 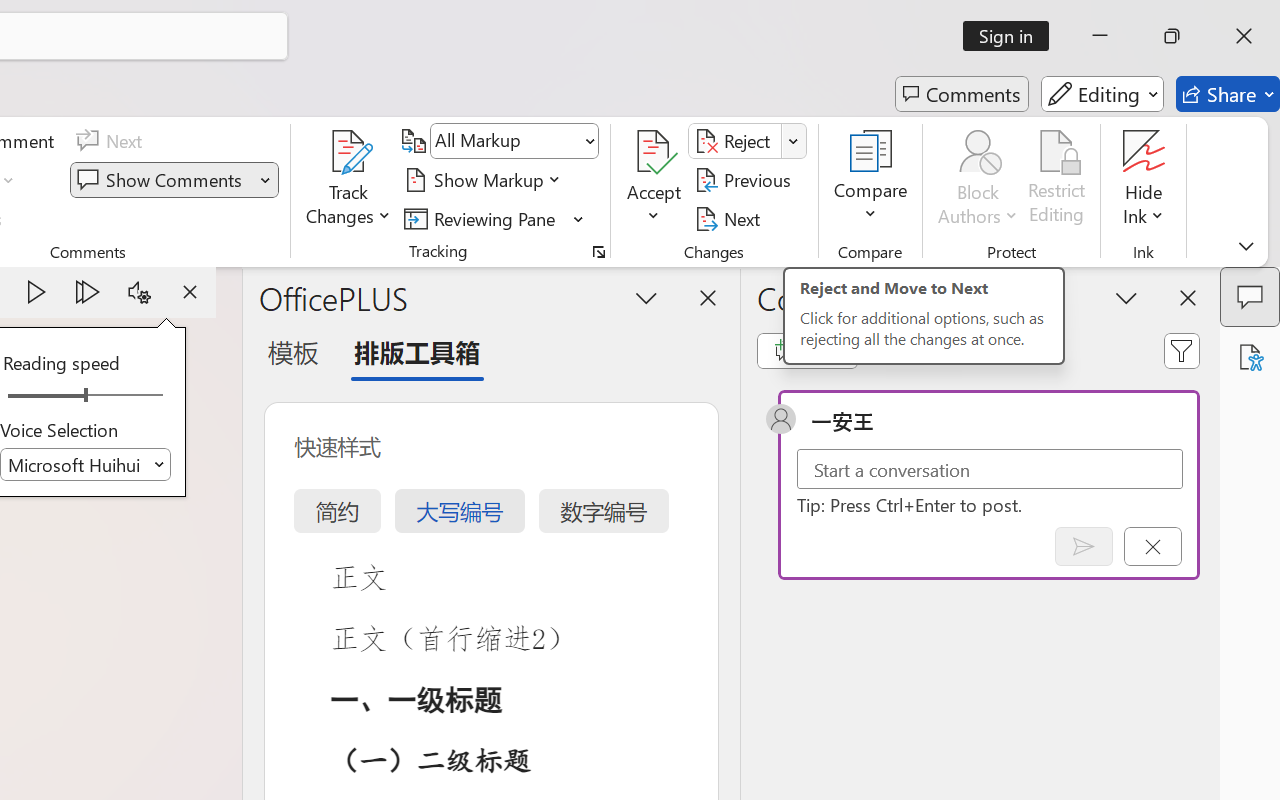 What do you see at coordinates (871, 179) in the screenshot?
I see `'Compare'` at bounding box center [871, 179].